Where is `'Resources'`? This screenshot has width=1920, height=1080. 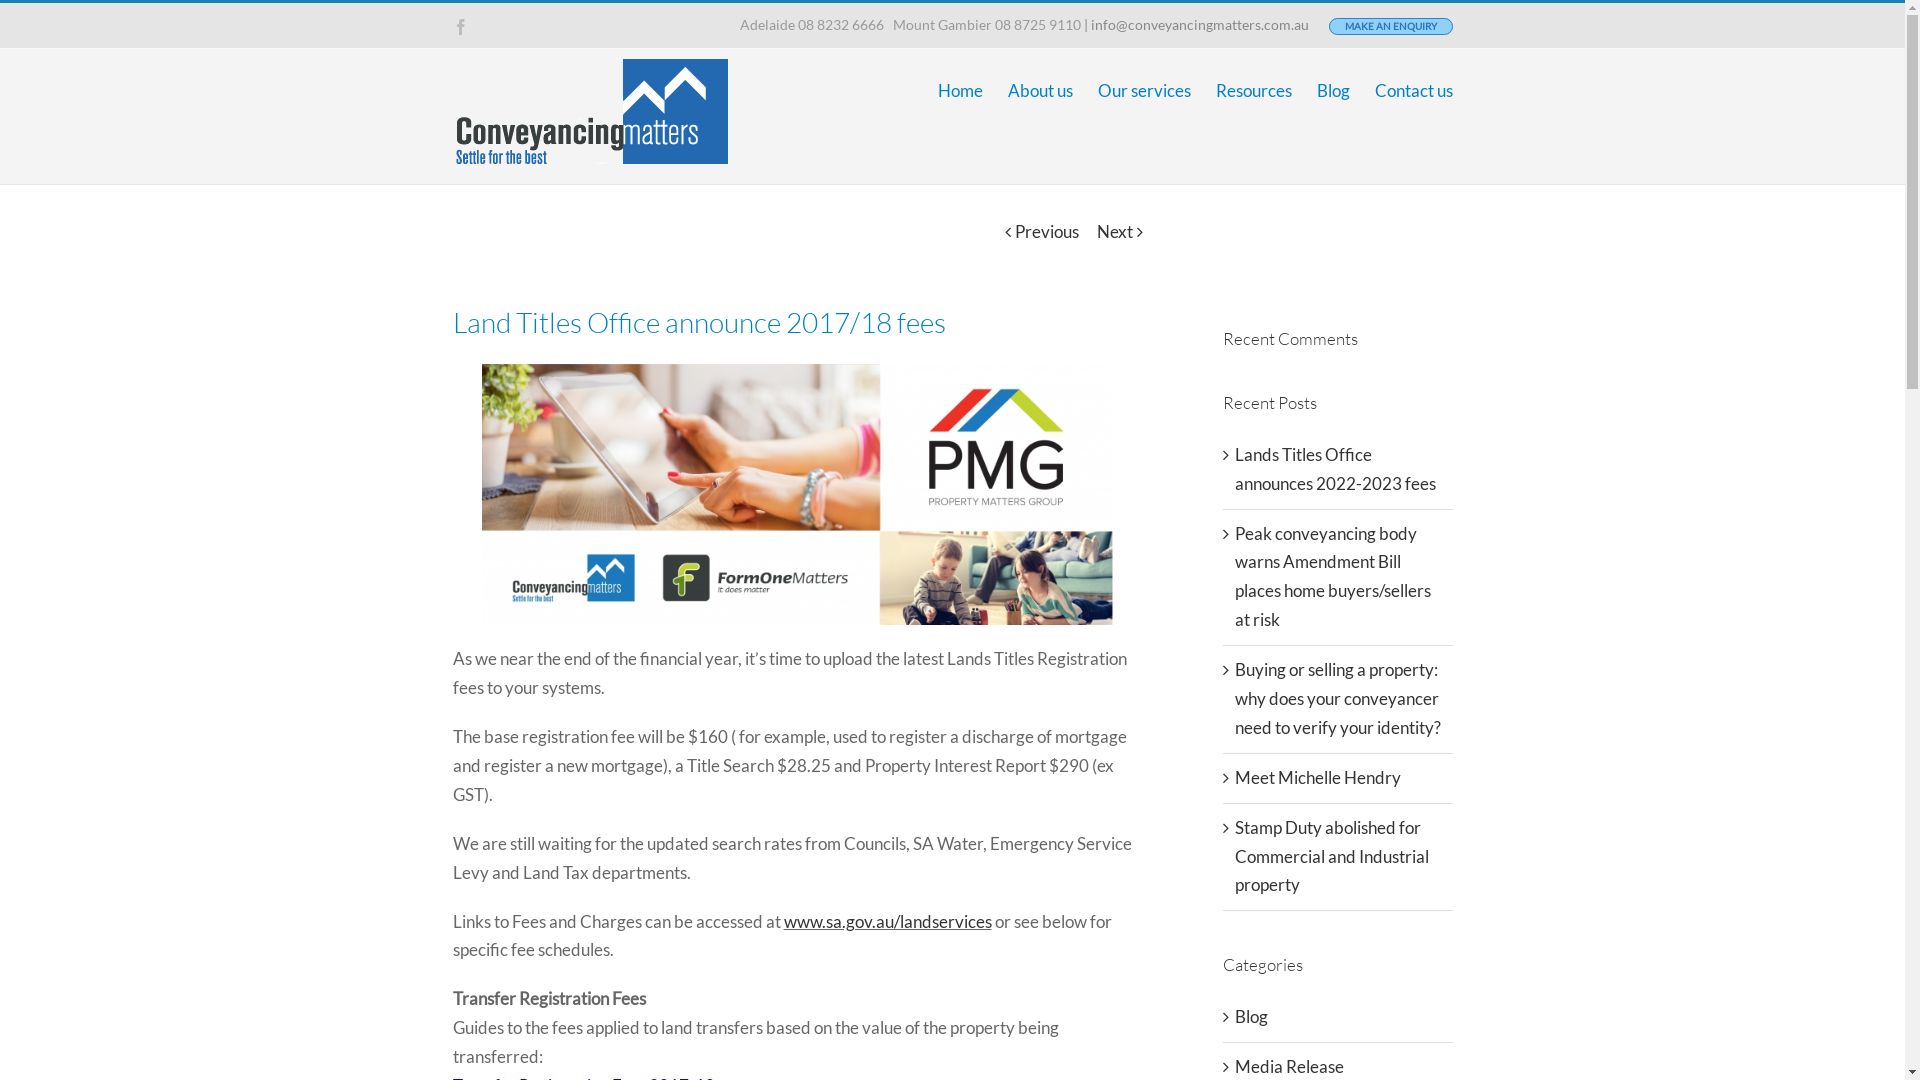
'Resources' is located at coordinates (1252, 90).